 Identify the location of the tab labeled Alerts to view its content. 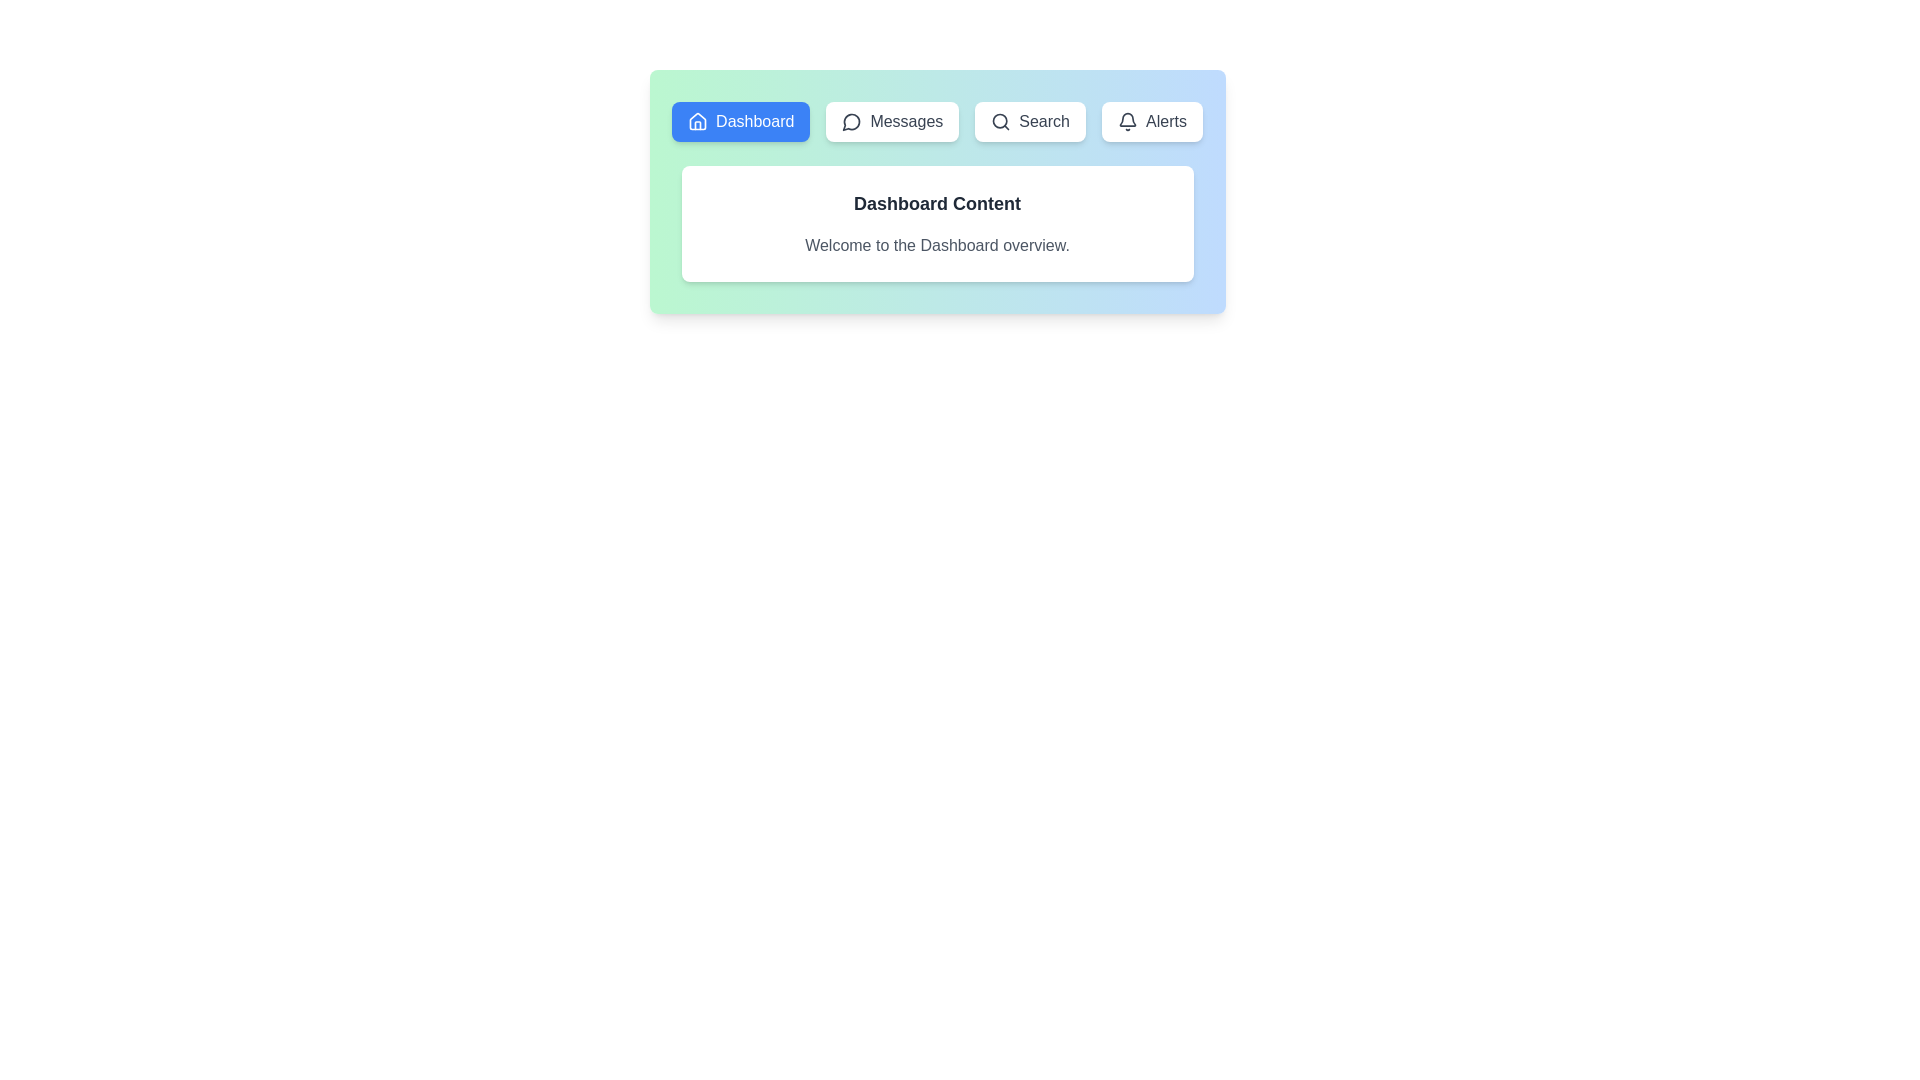
(1152, 122).